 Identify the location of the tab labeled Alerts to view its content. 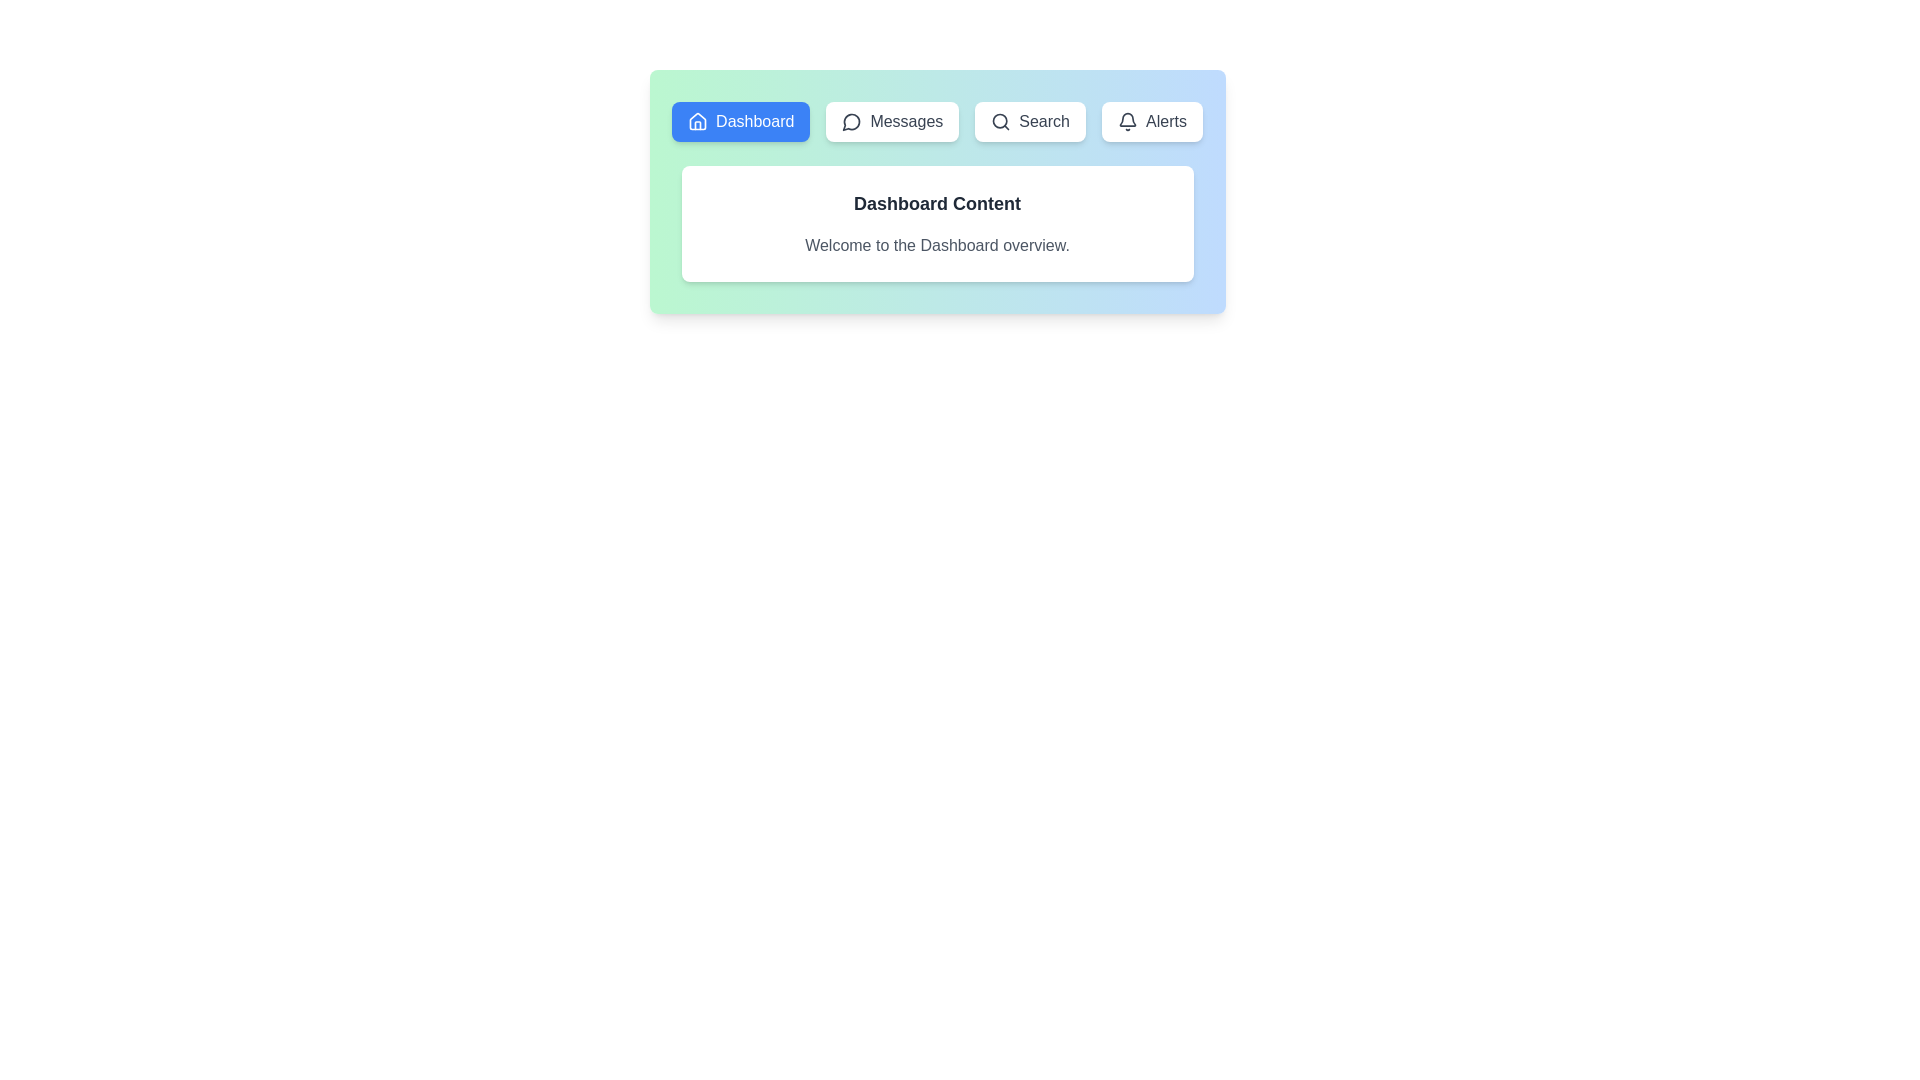
(1152, 122).